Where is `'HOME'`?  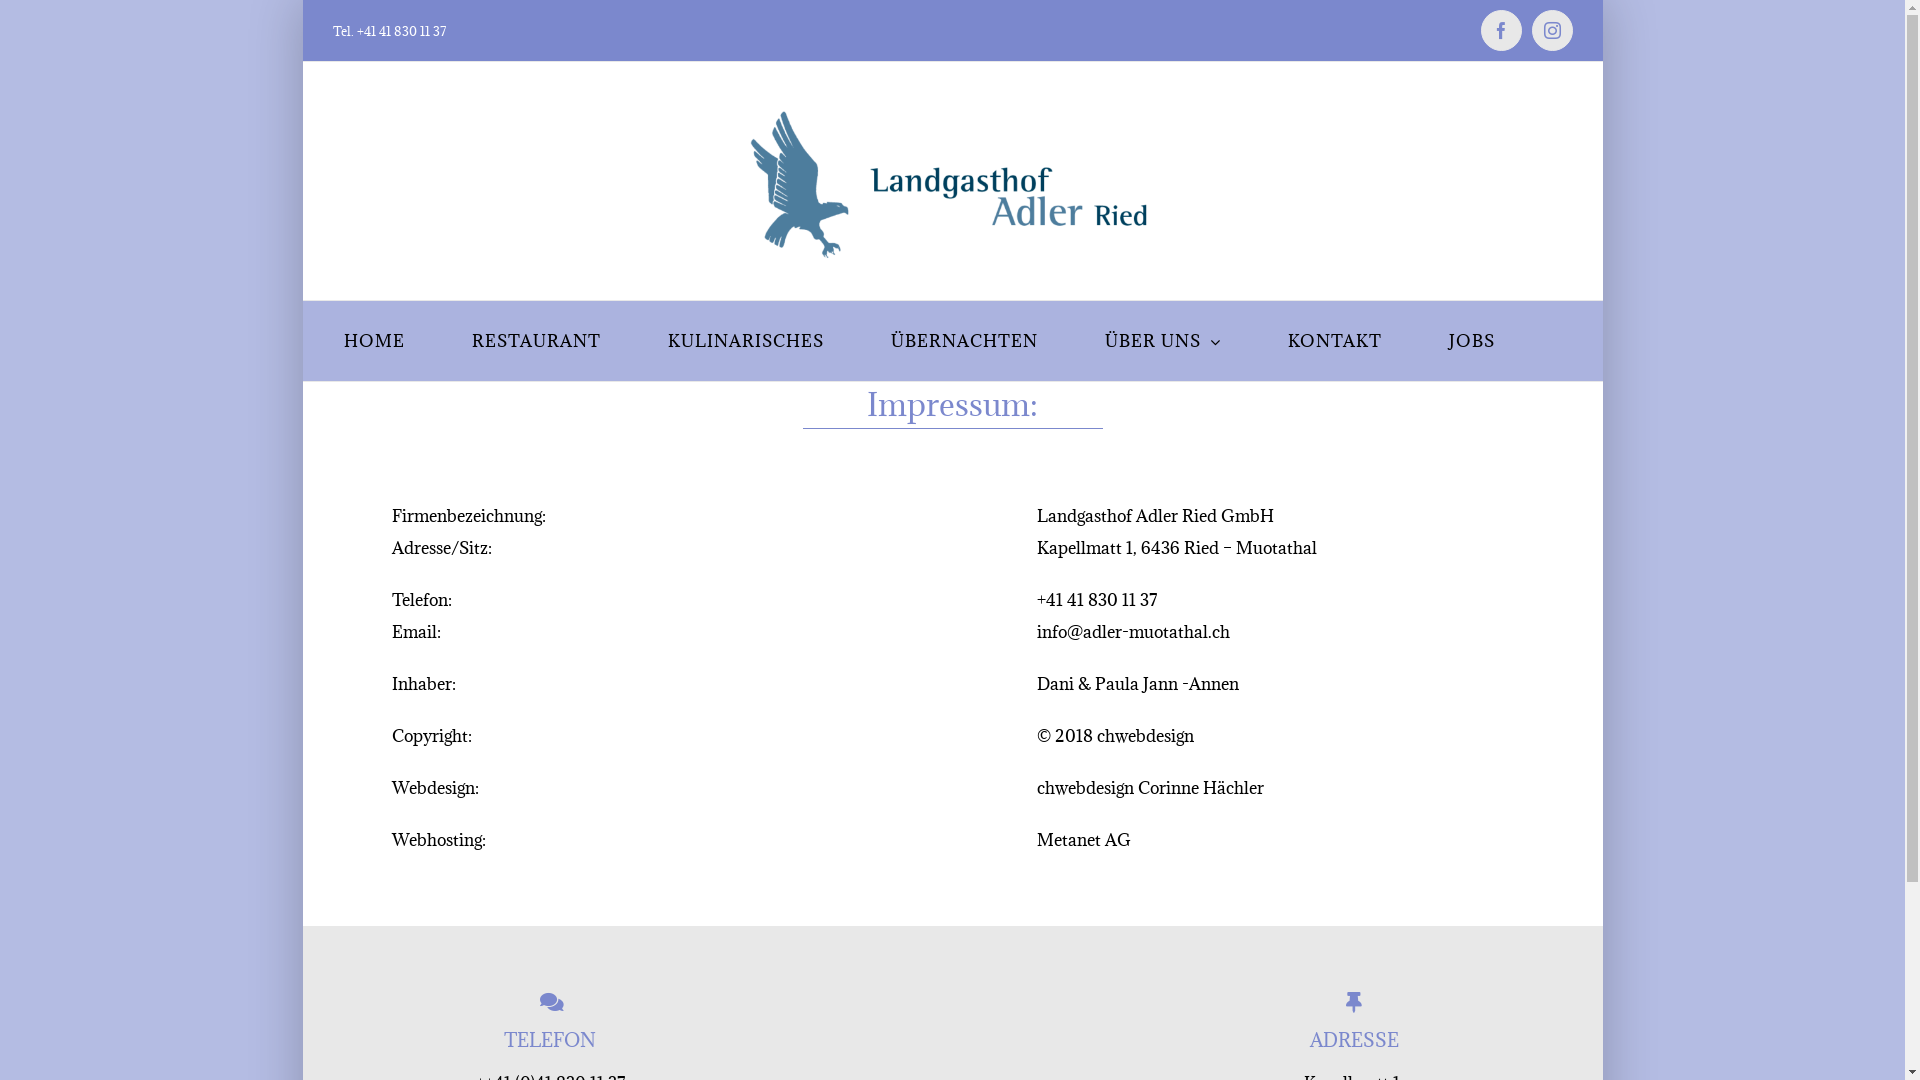
'HOME' is located at coordinates (374, 339).